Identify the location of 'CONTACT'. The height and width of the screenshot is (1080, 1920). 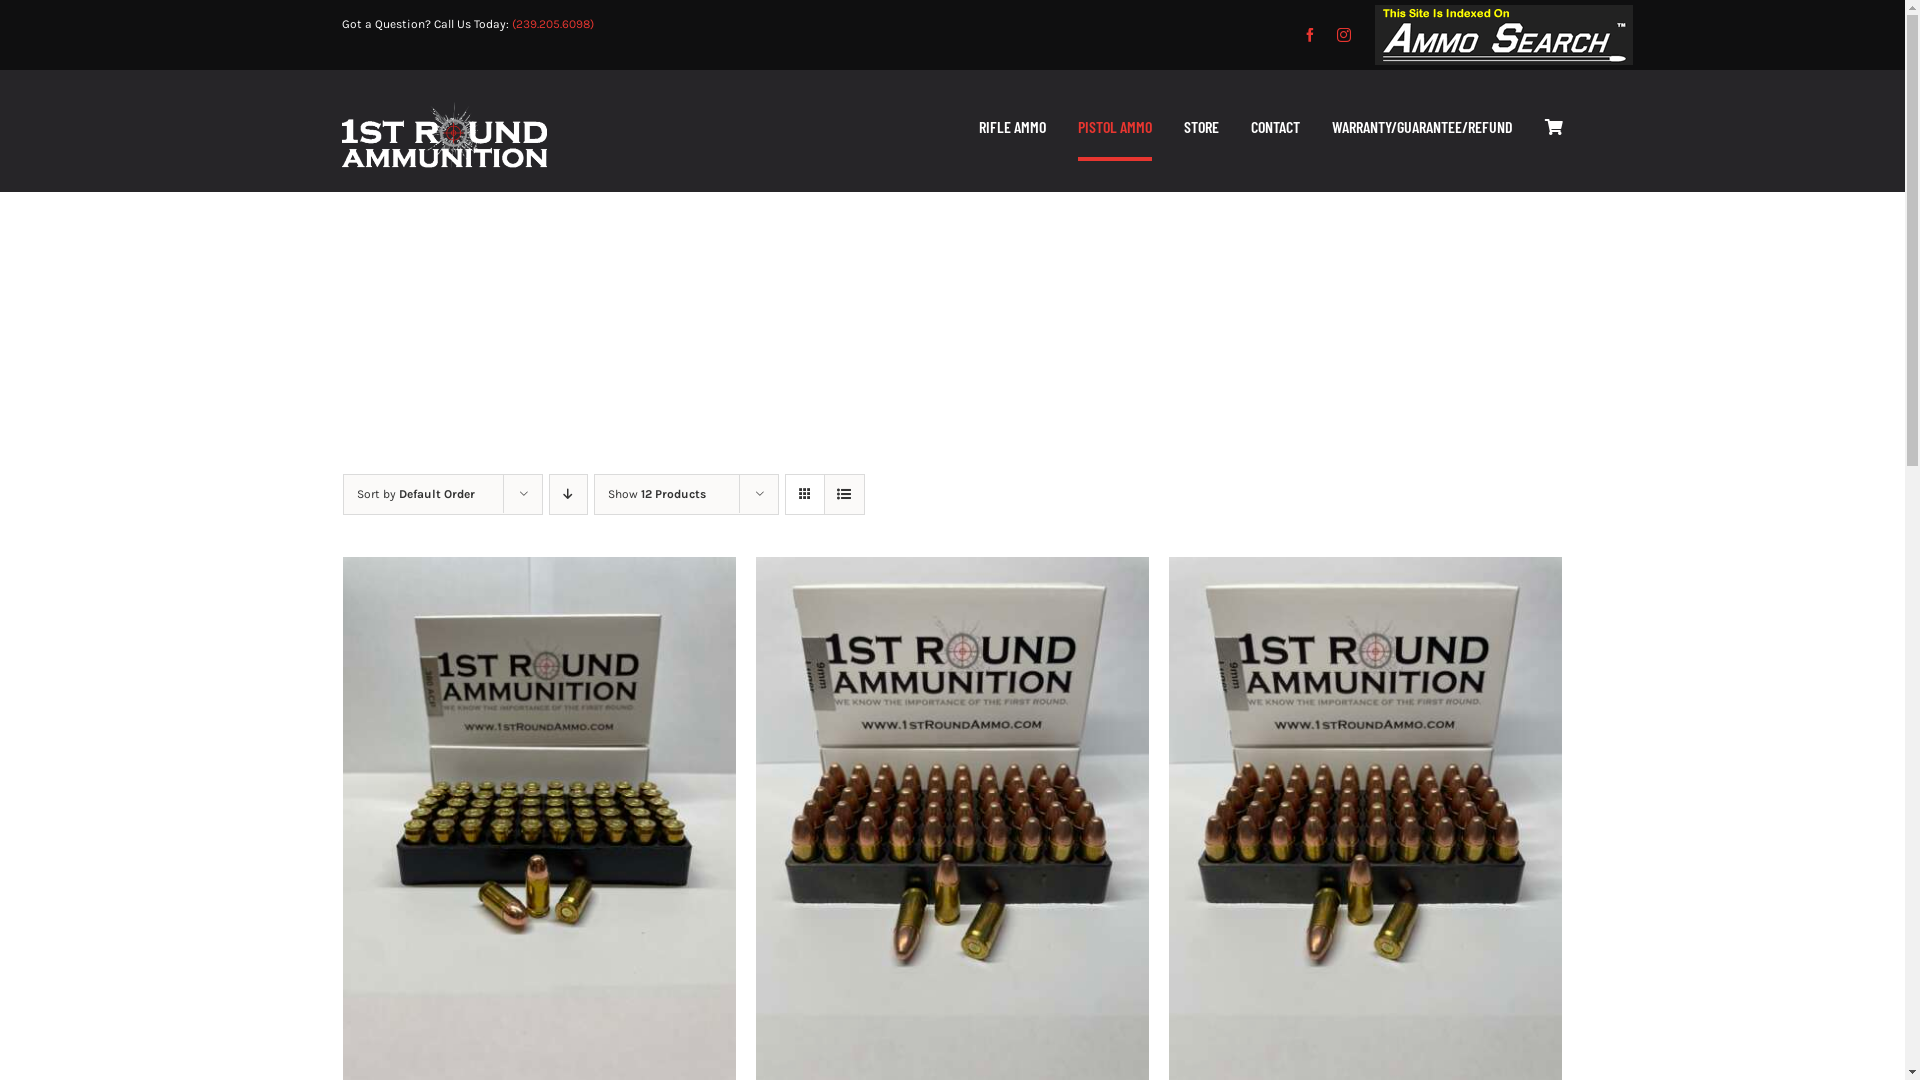
(1274, 128).